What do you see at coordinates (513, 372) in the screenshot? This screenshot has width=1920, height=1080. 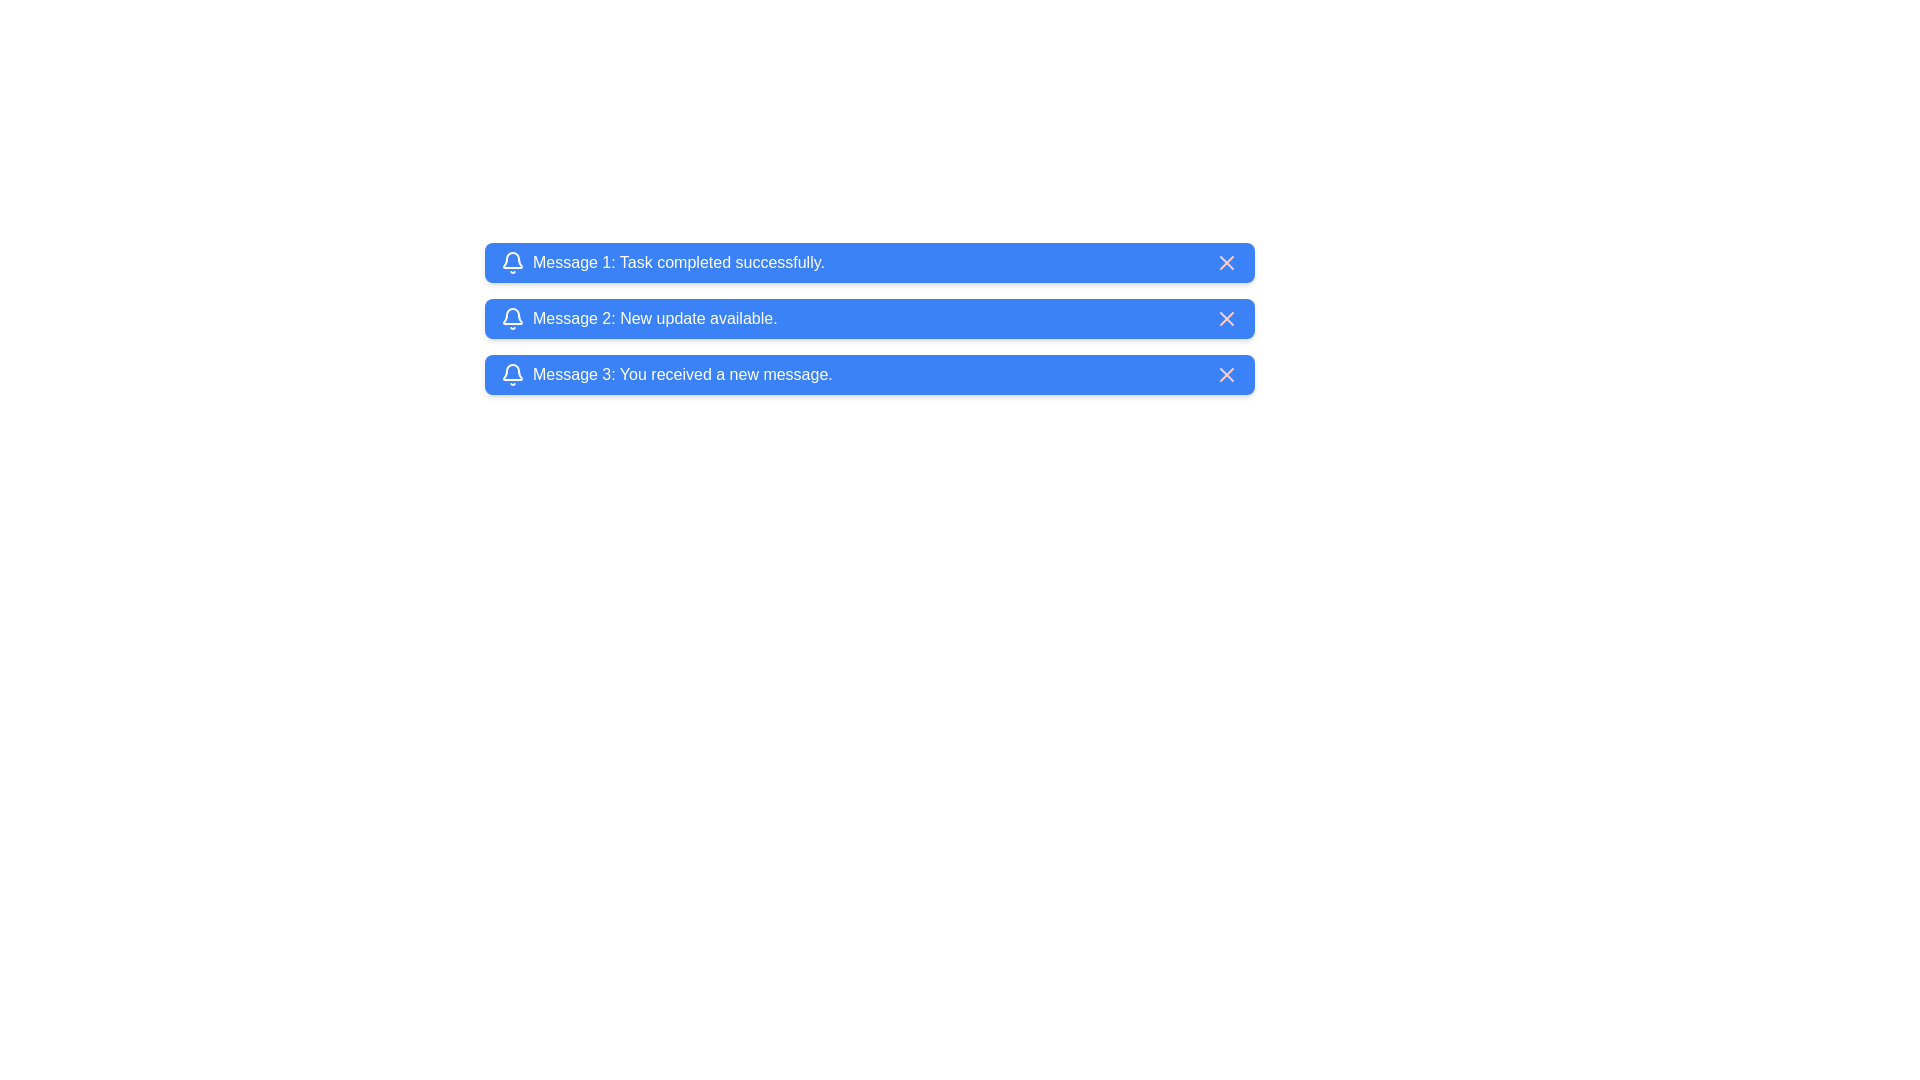 I see `the bell-shaped notification icon located to the left of the message text 'Message 3: You received a new message.' in the last notification message box` at bounding box center [513, 372].